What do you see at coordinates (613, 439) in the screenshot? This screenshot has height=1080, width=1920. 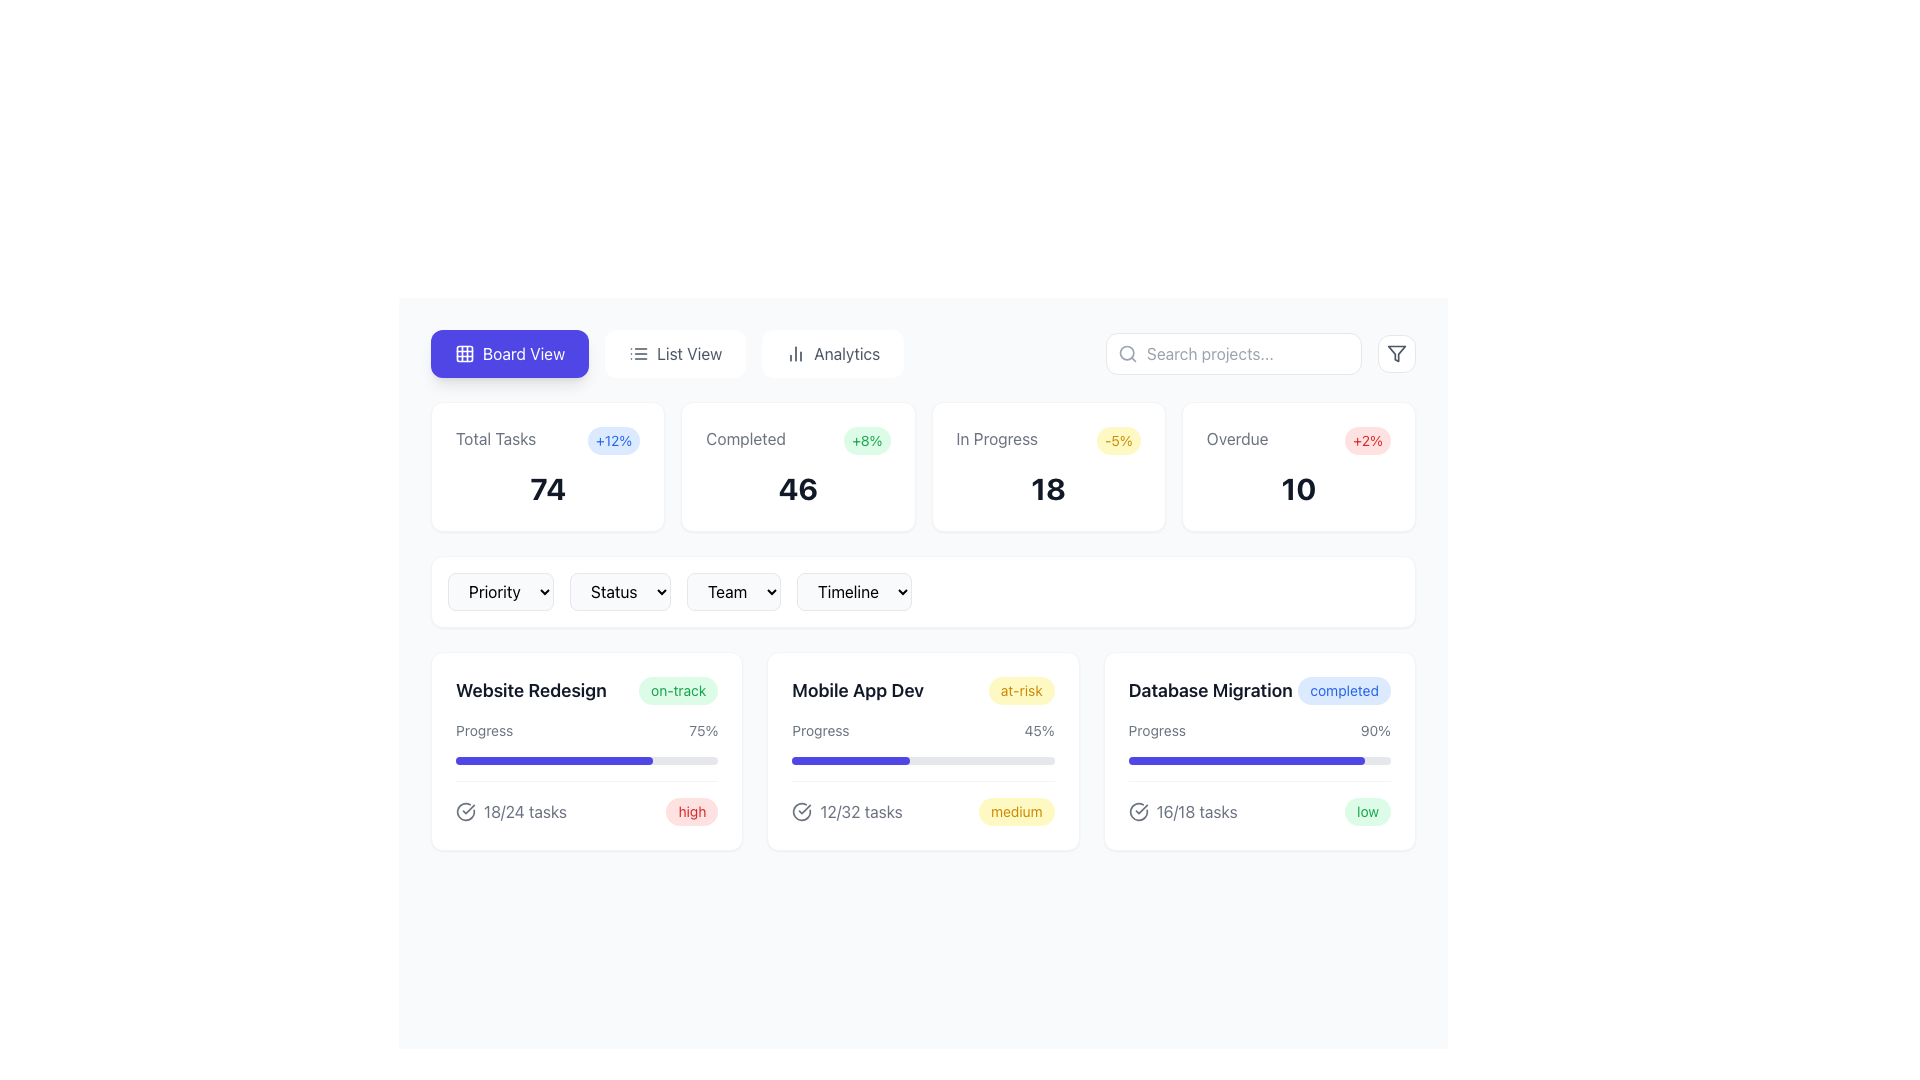 I see `the quantitative percentage increase label (+12%) associated with the 'Total Tasks' label, which is located to the right of the 'Total Tasks' text in the top-left section of the interface` at bounding box center [613, 439].